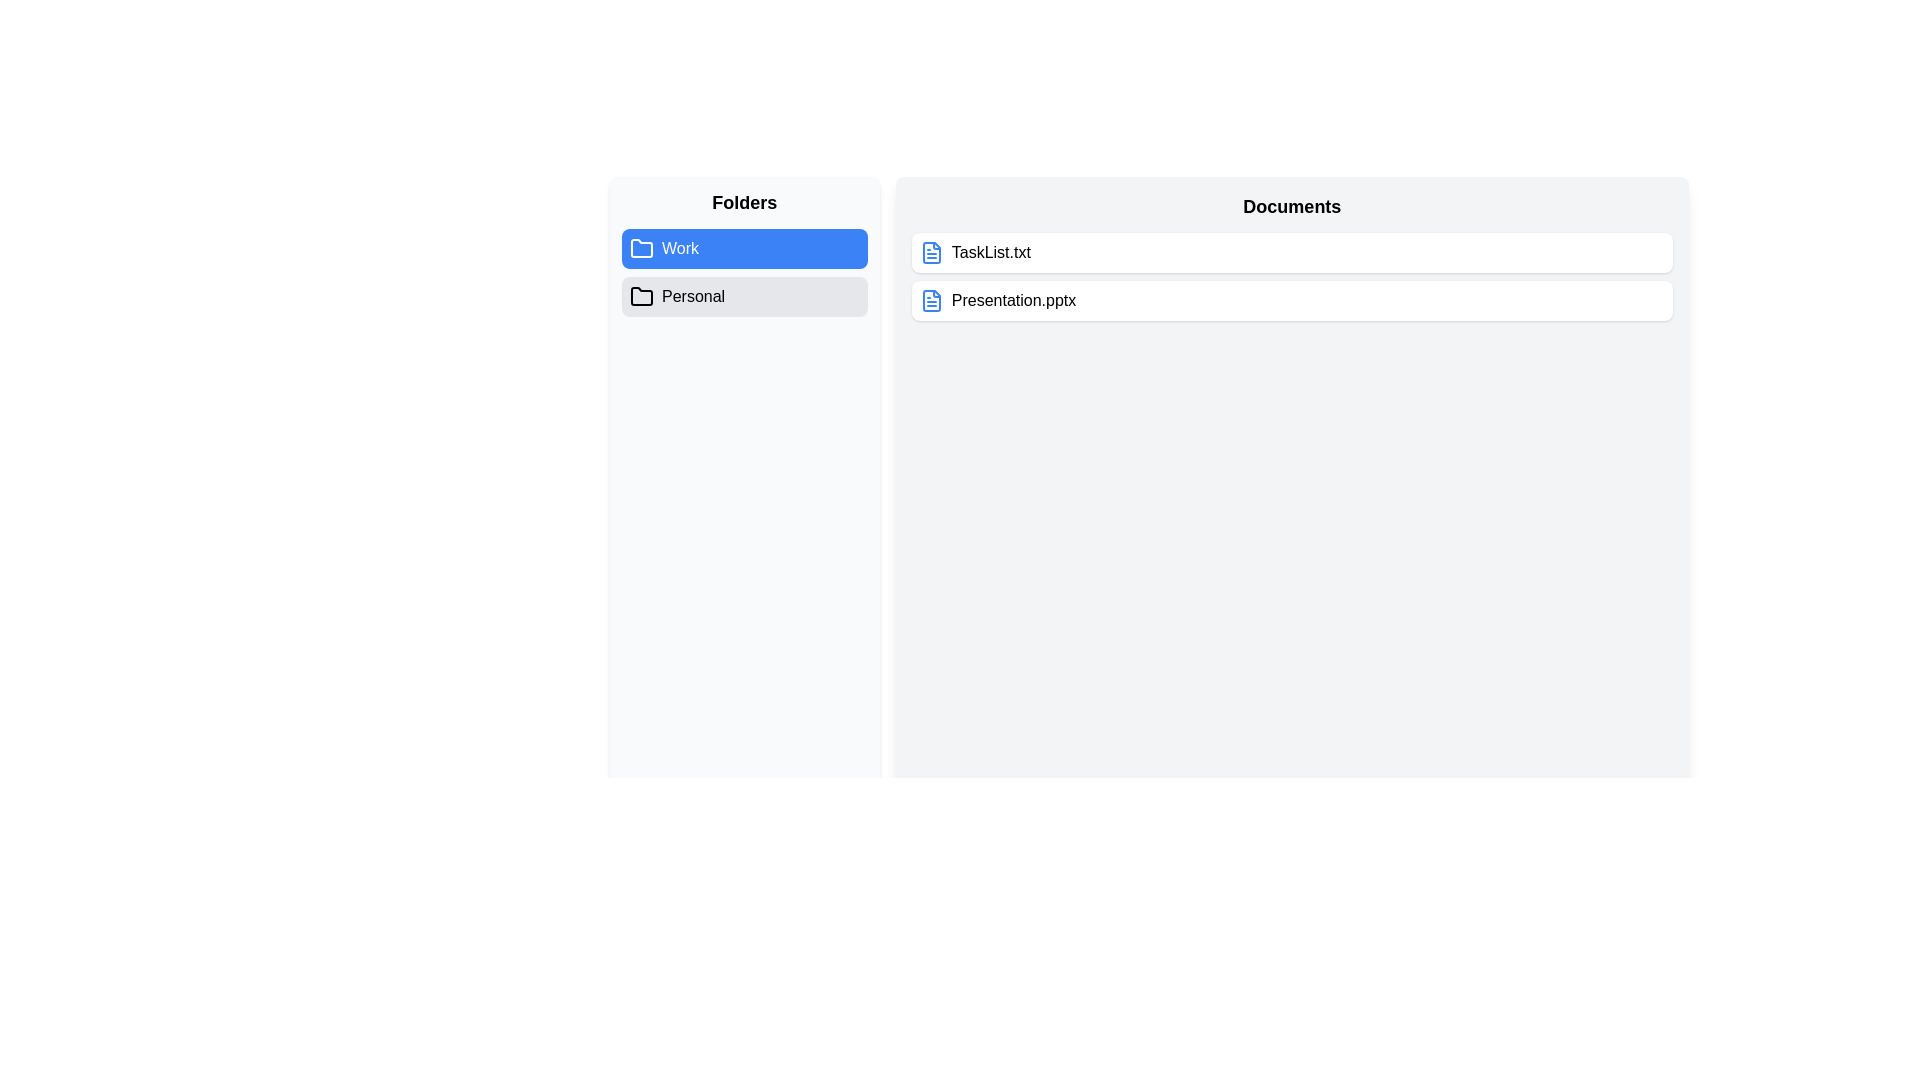 The height and width of the screenshot is (1080, 1920). I want to click on the list item labeled 'TaskList.txt', so click(1292, 252).